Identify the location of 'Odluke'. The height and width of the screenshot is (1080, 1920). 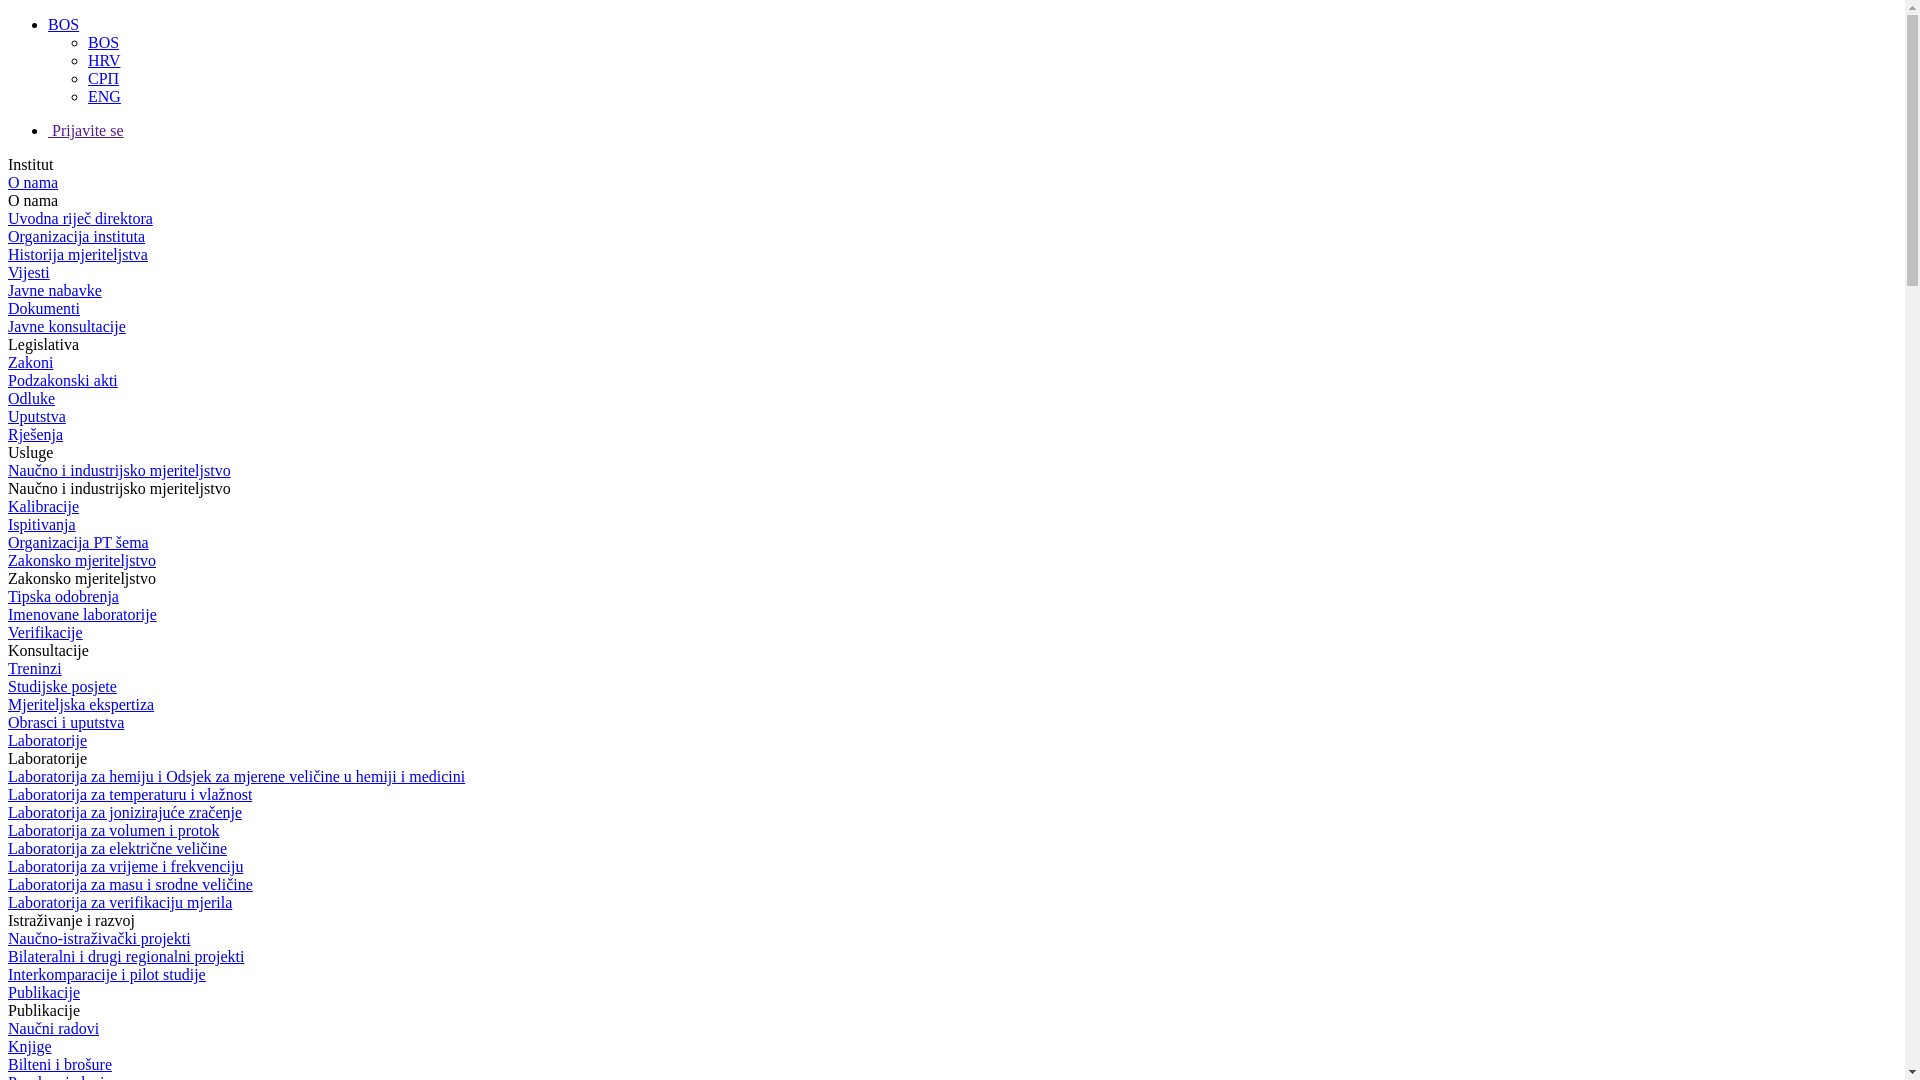
(31, 398).